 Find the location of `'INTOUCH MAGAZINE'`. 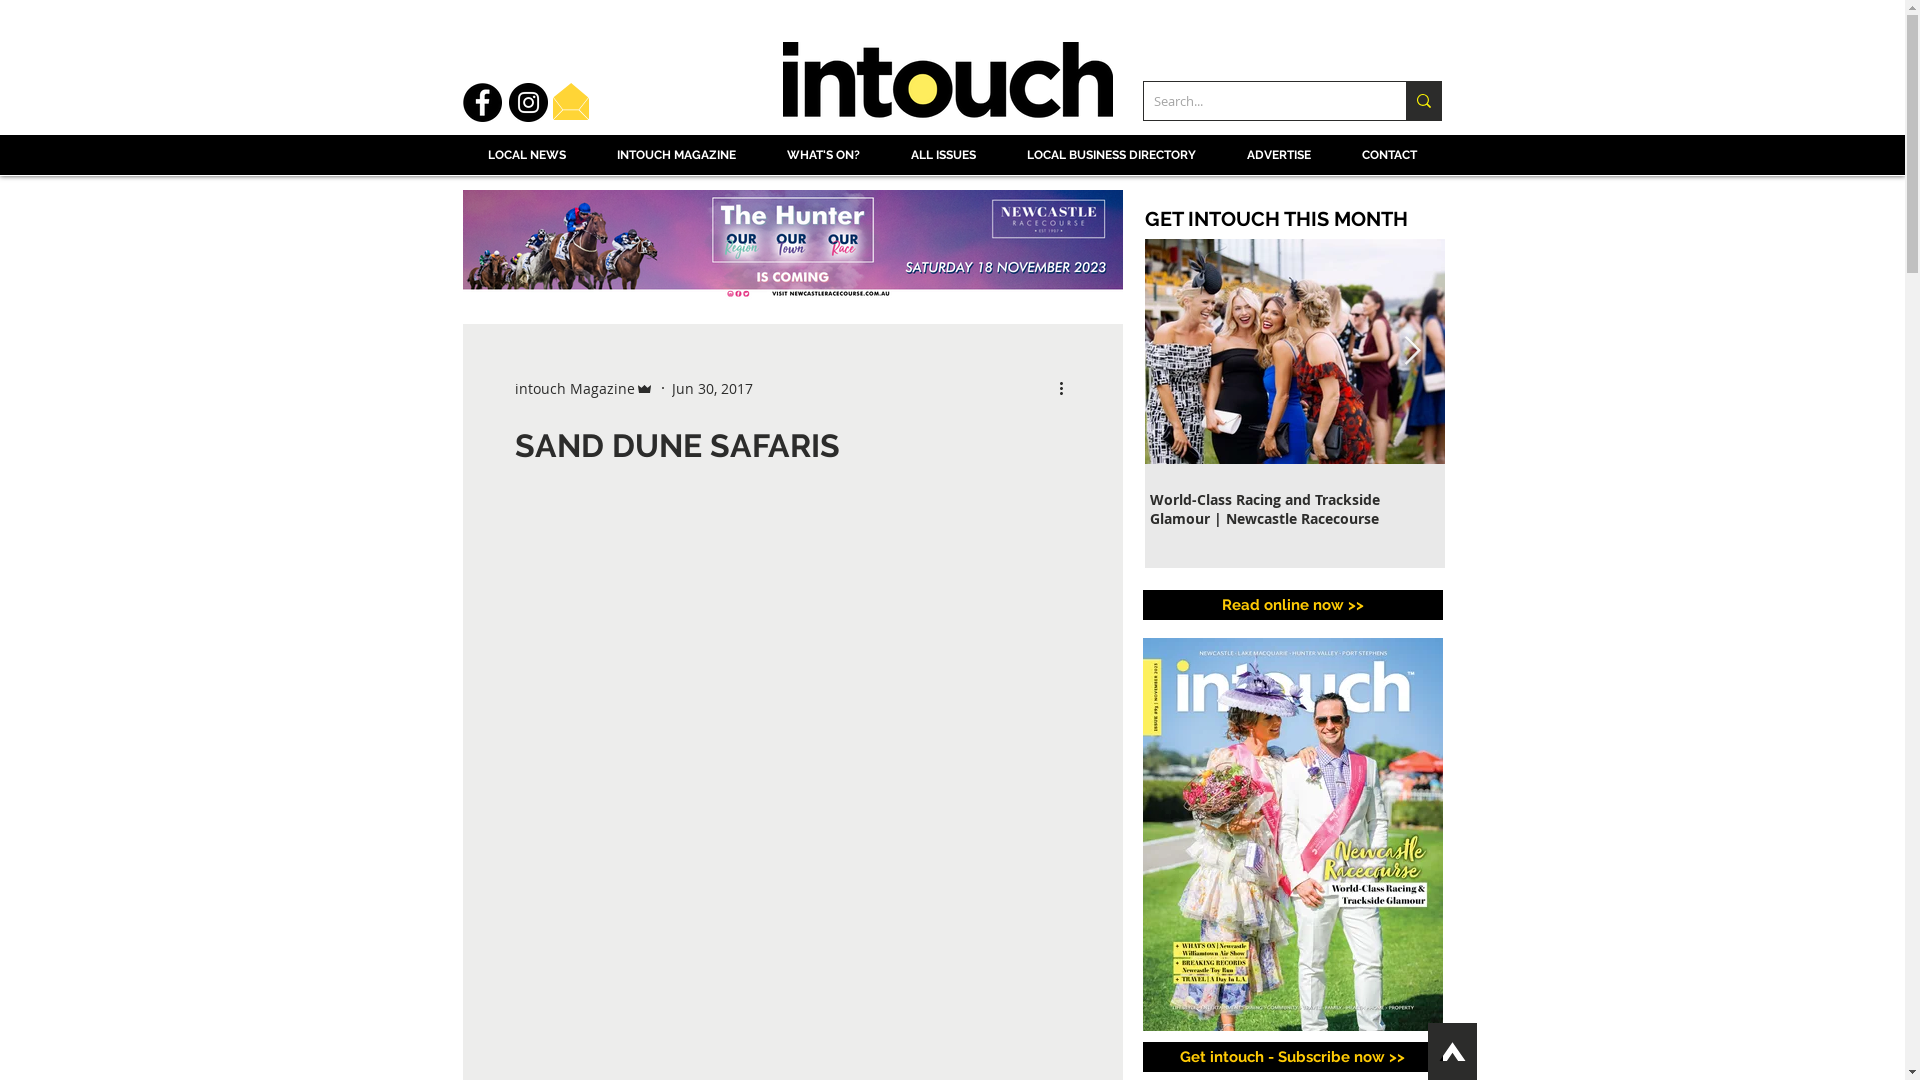

'INTOUCH MAGAZINE' is located at coordinates (674, 160).